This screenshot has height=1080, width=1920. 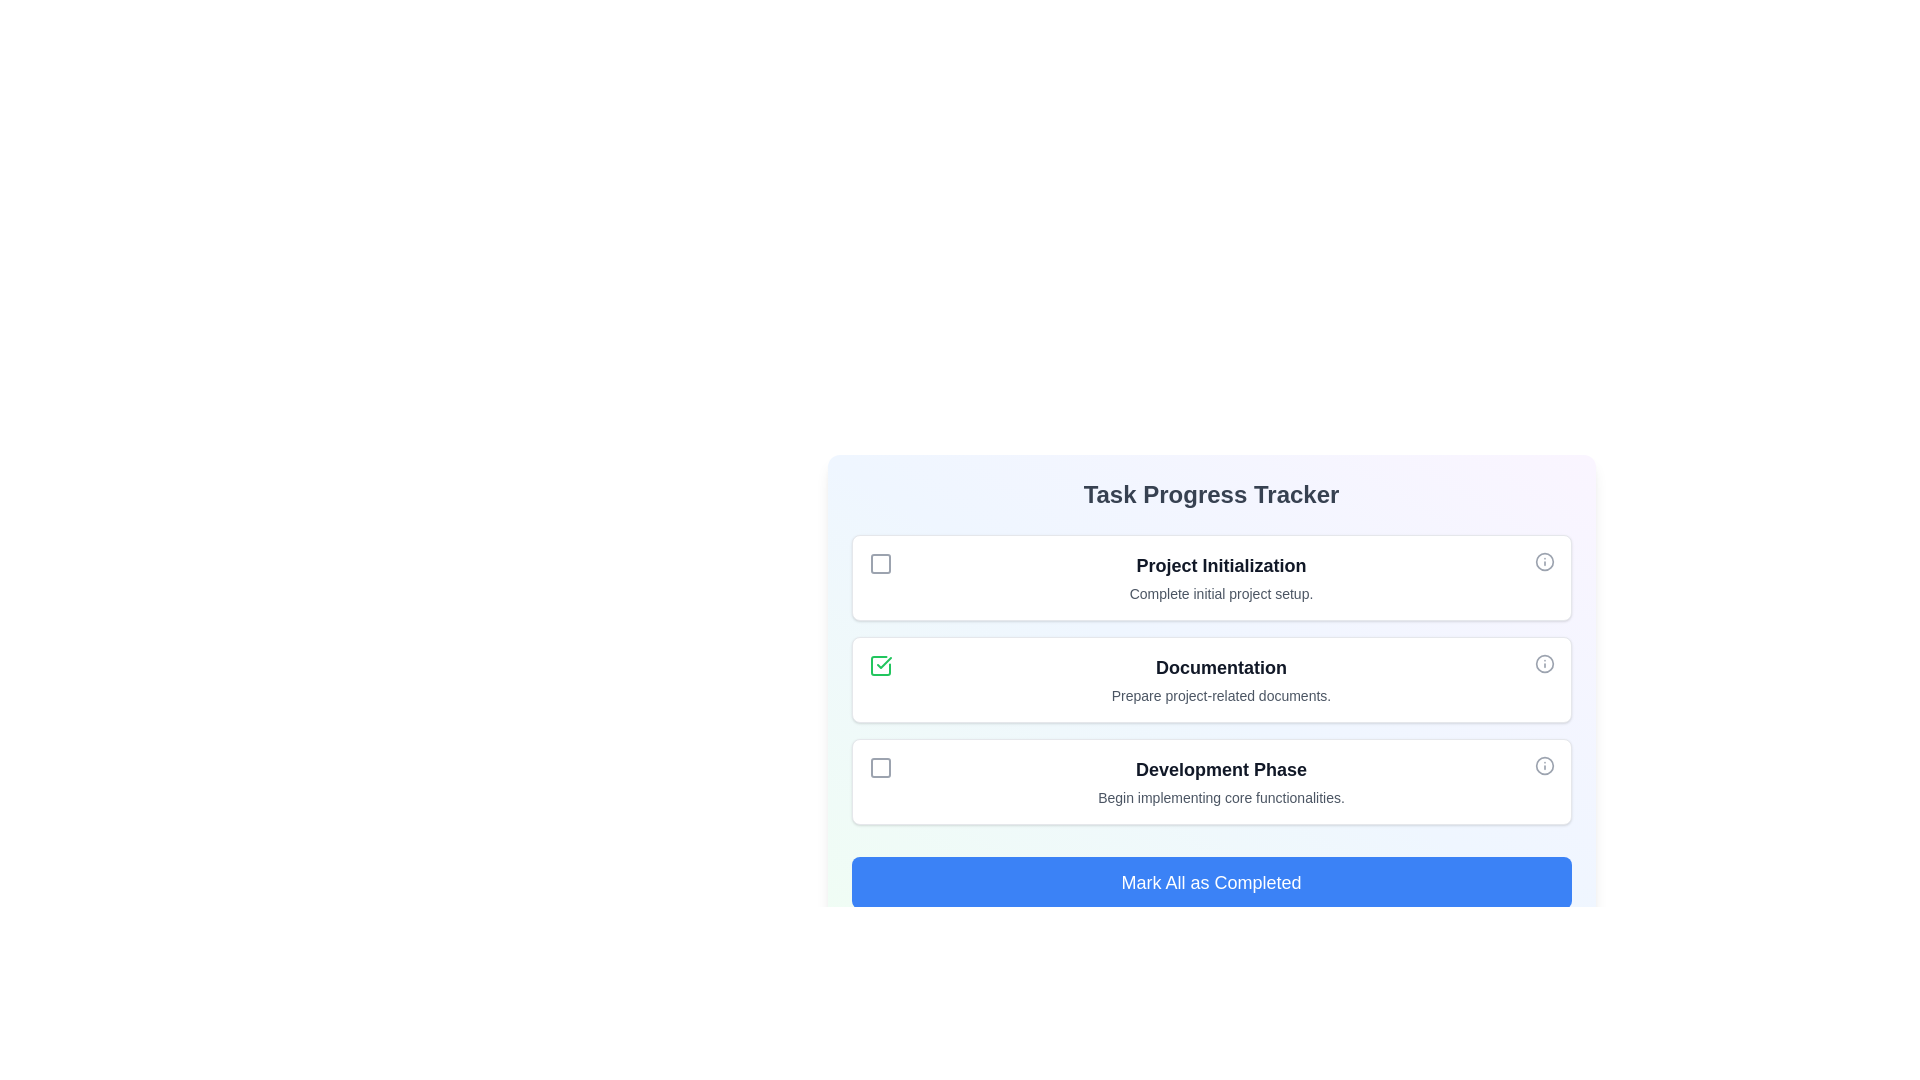 What do you see at coordinates (1543, 562) in the screenshot?
I see `the small circular gray icon located at the top-right corner of the 'Project Initialization' card, to the right of the title text` at bounding box center [1543, 562].